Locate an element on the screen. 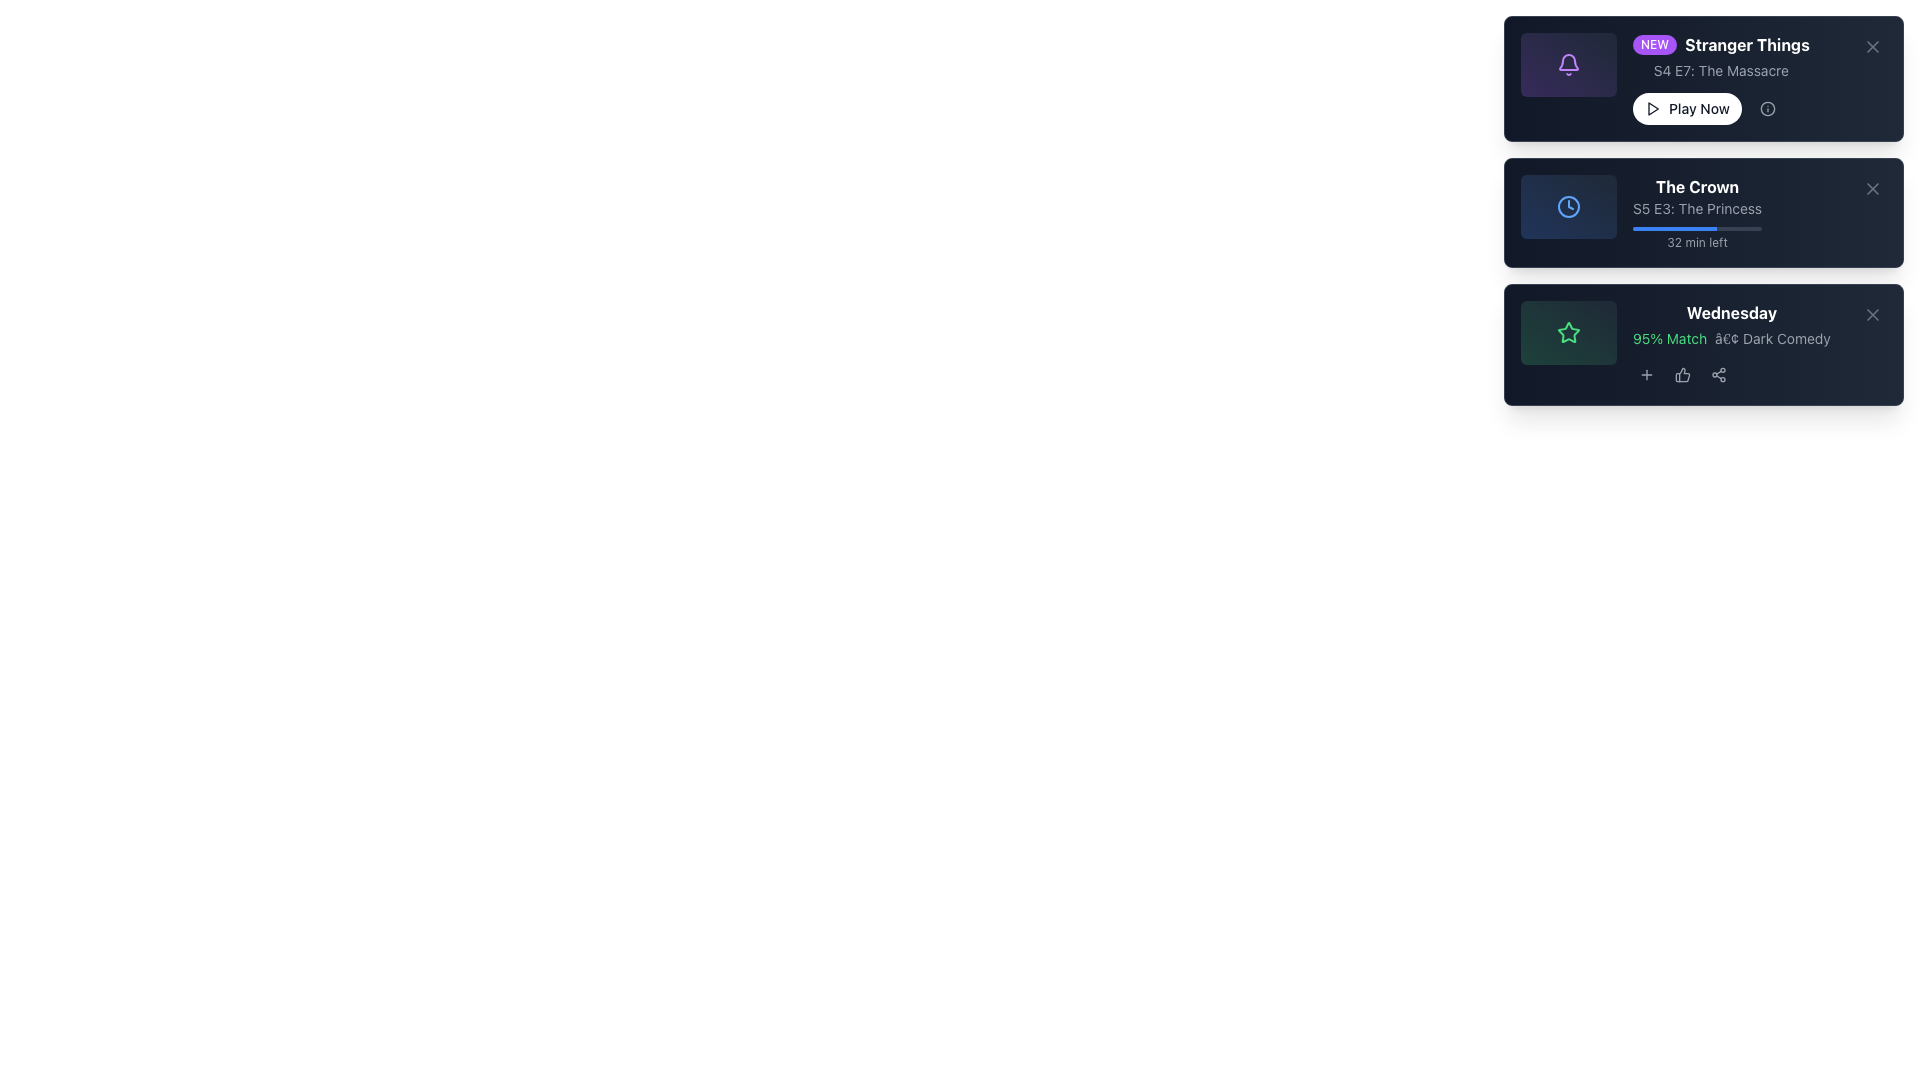 The image size is (1920, 1080). the label displaying the text '• Dark Comedy', which is gray and smaller than adjacent text, located to the right of '95% Match' in the third content card for the show 'Wednesday' is located at coordinates (1772, 338).